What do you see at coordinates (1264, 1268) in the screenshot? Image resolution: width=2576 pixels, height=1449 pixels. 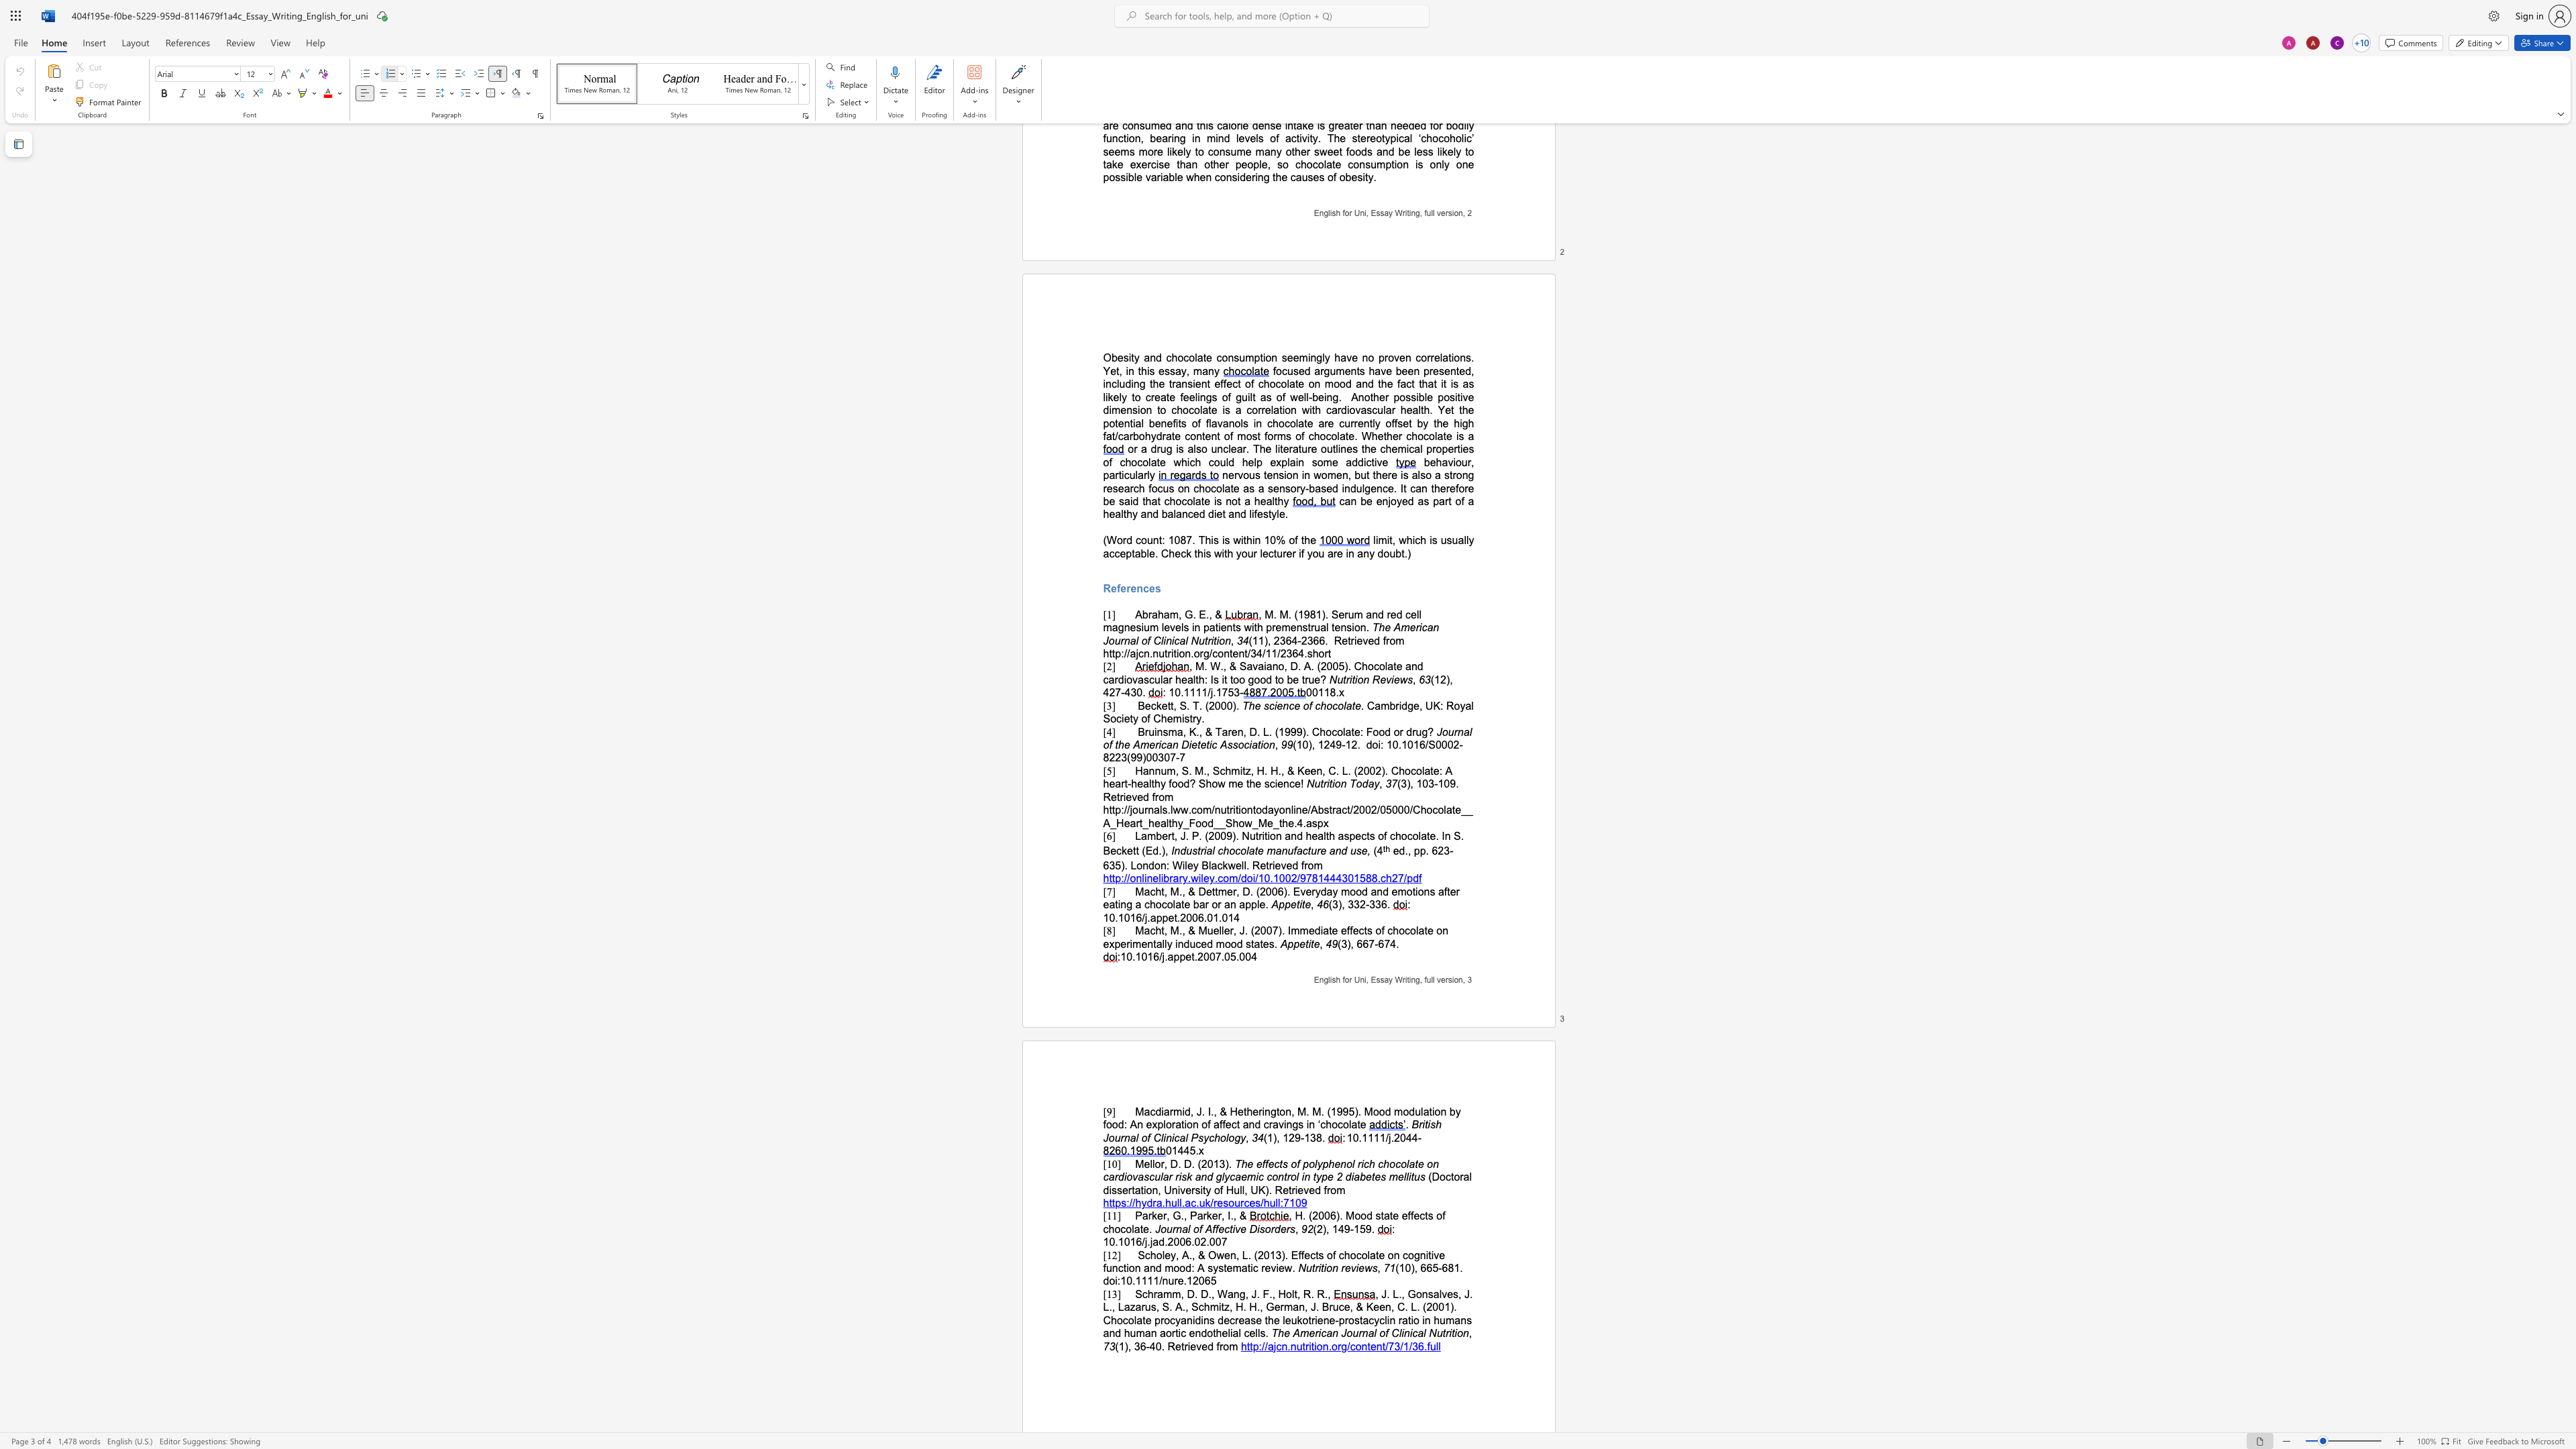 I see `the space between the continuous character "r" and "e" in the text` at bounding box center [1264, 1268].